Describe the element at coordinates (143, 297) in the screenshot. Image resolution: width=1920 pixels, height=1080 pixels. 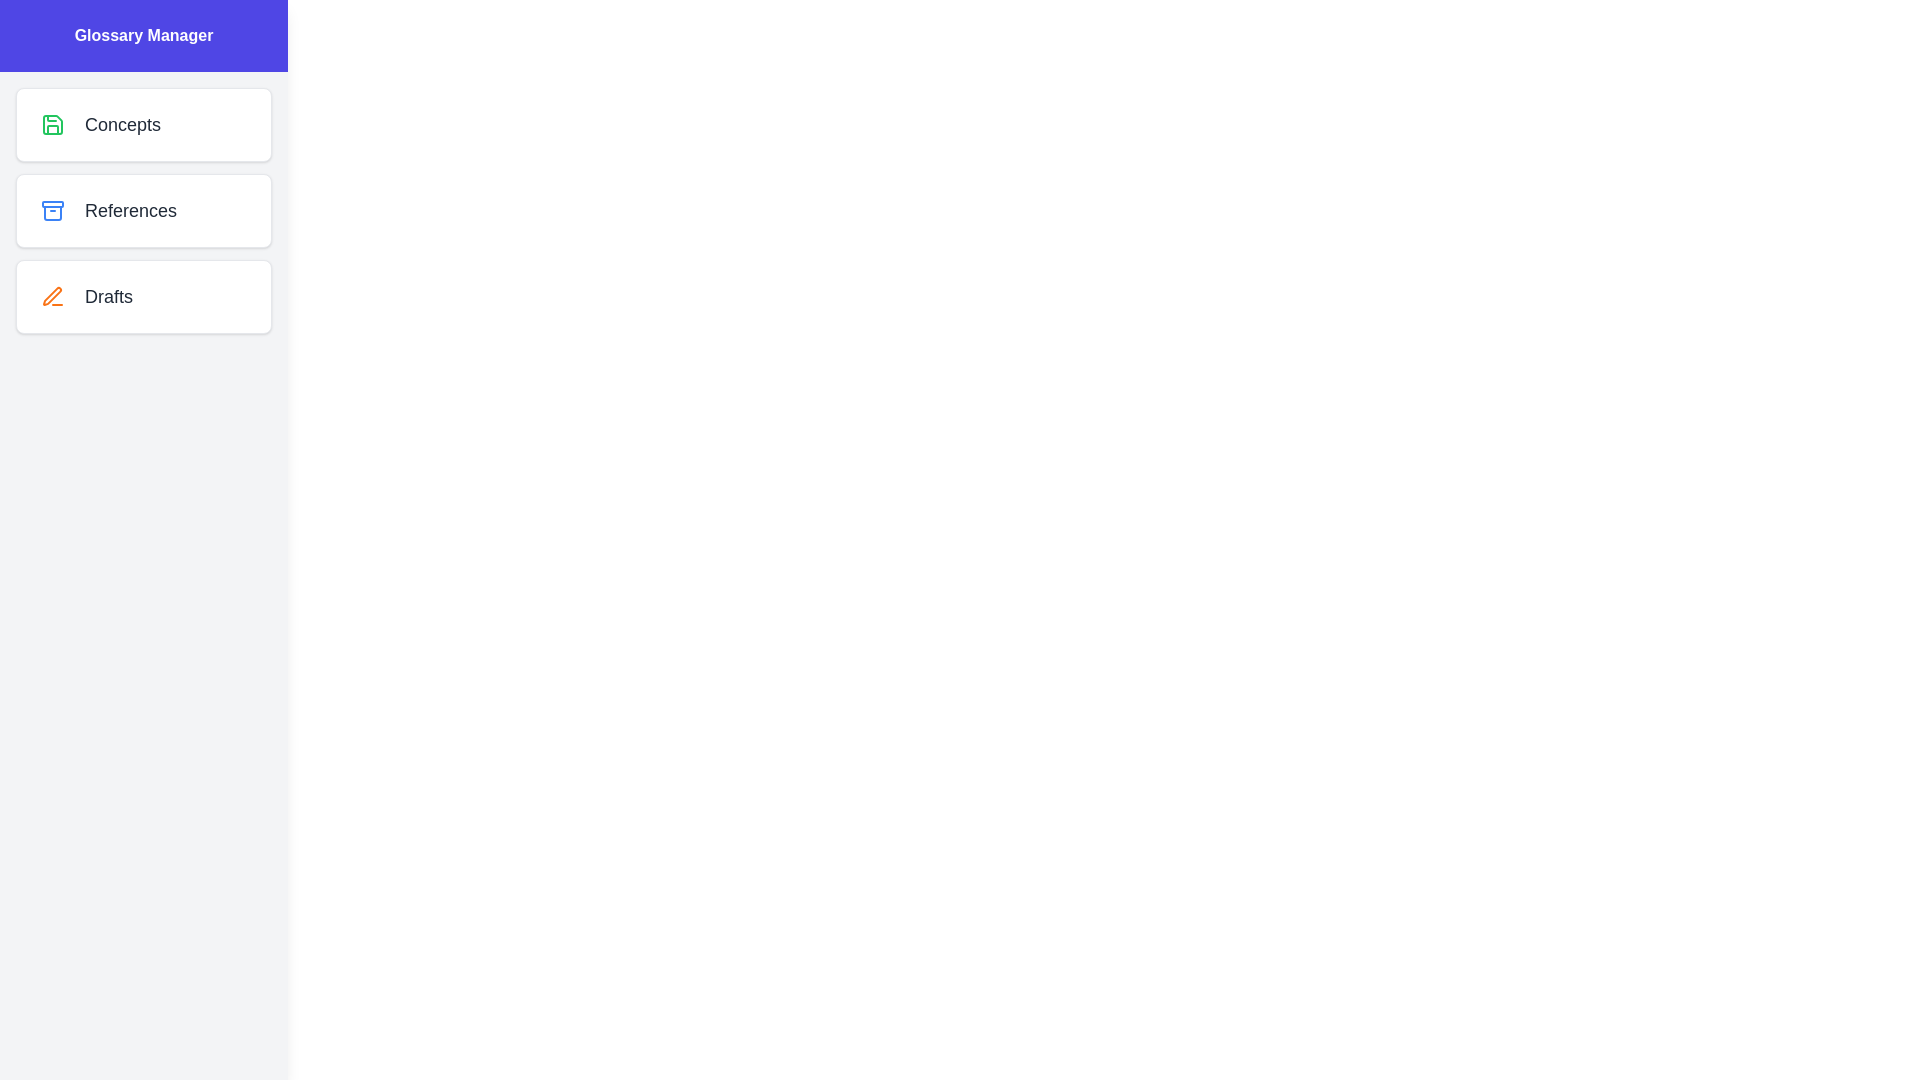
I see `the list item corresponding to the category Drafts` at that location.